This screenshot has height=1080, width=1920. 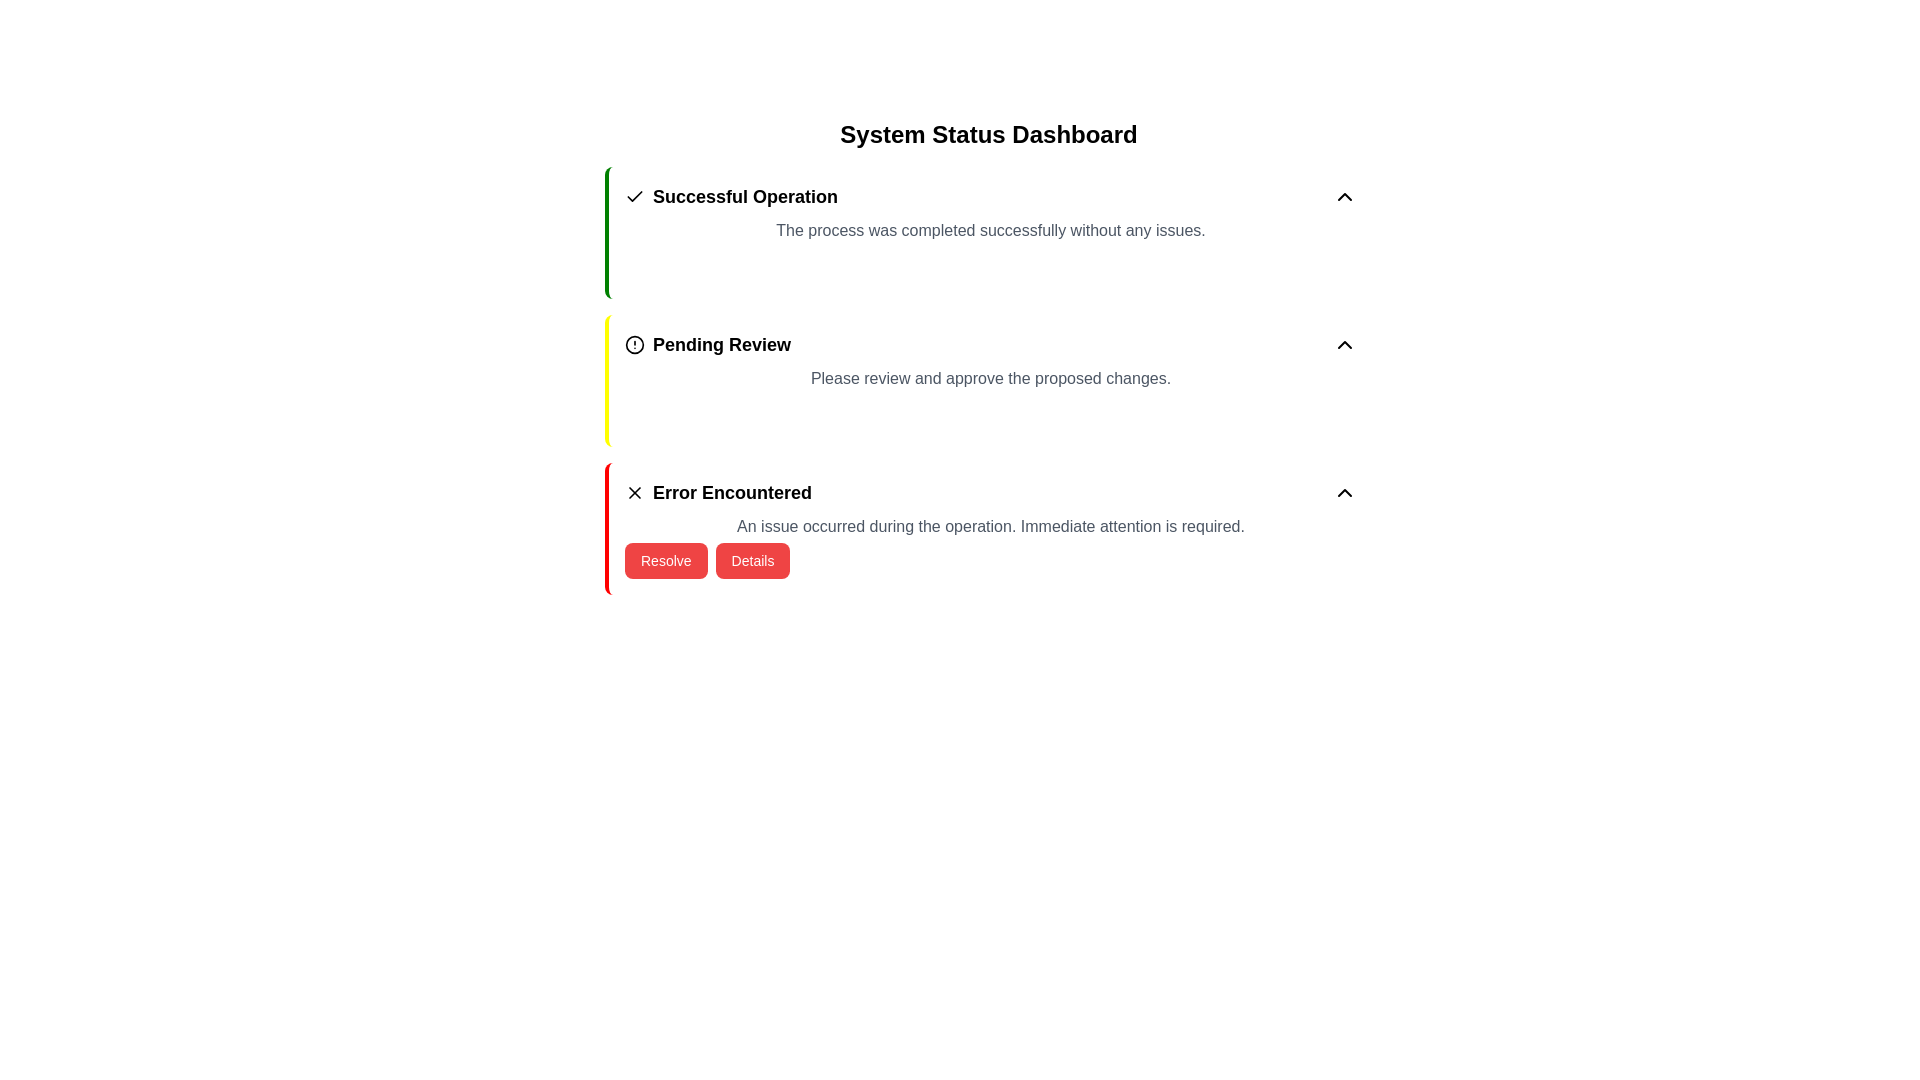 What do you see at coordinates (633, 196) in the screenshot?
I see `the checkmark icon that indicates a successful operation, located next to the 'Successful Operation' text at the top of the status list` at bounding box center [633, 196].